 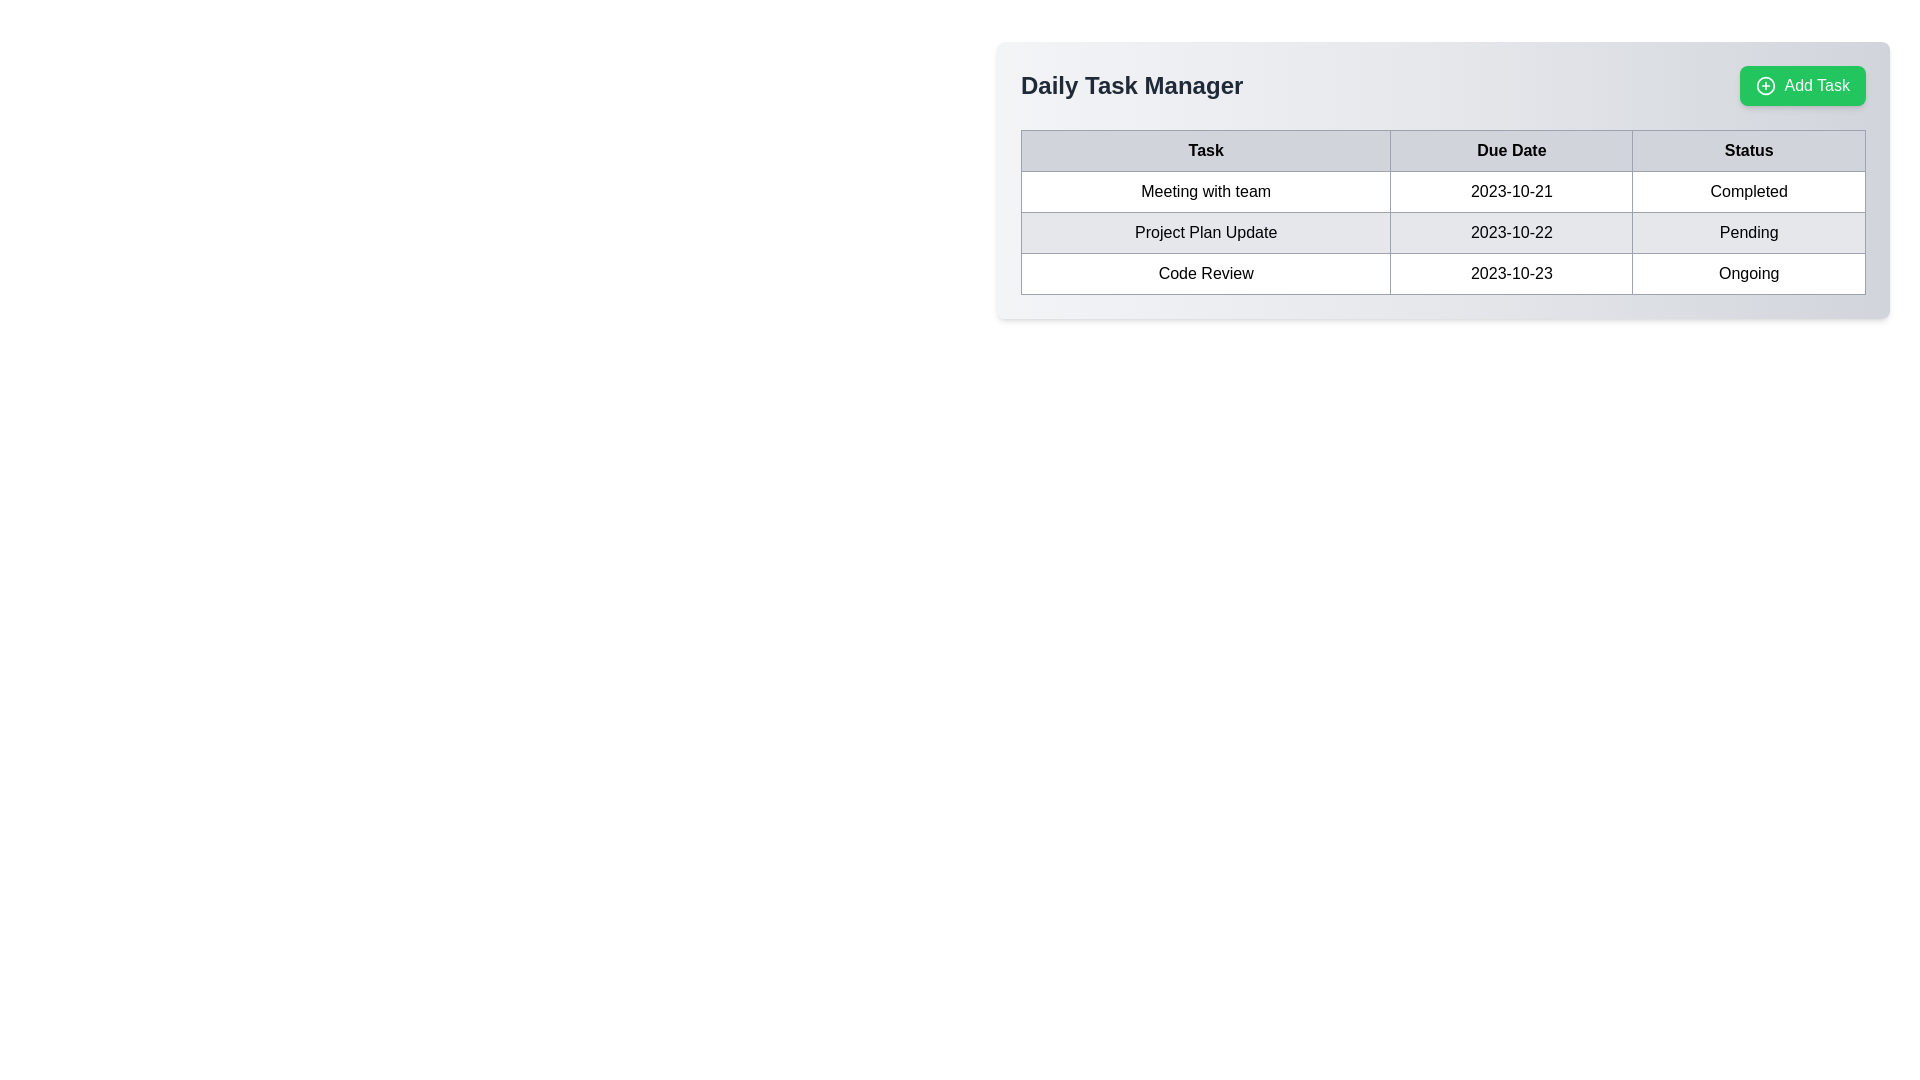 What do you see at coordinates (1511, 192) in the screenshot?
I see `displayed date from the text string showing '2023-10-21' in the 'Due Date' column for the task 'Meeting with team'` at bounding box center [1511, 192].